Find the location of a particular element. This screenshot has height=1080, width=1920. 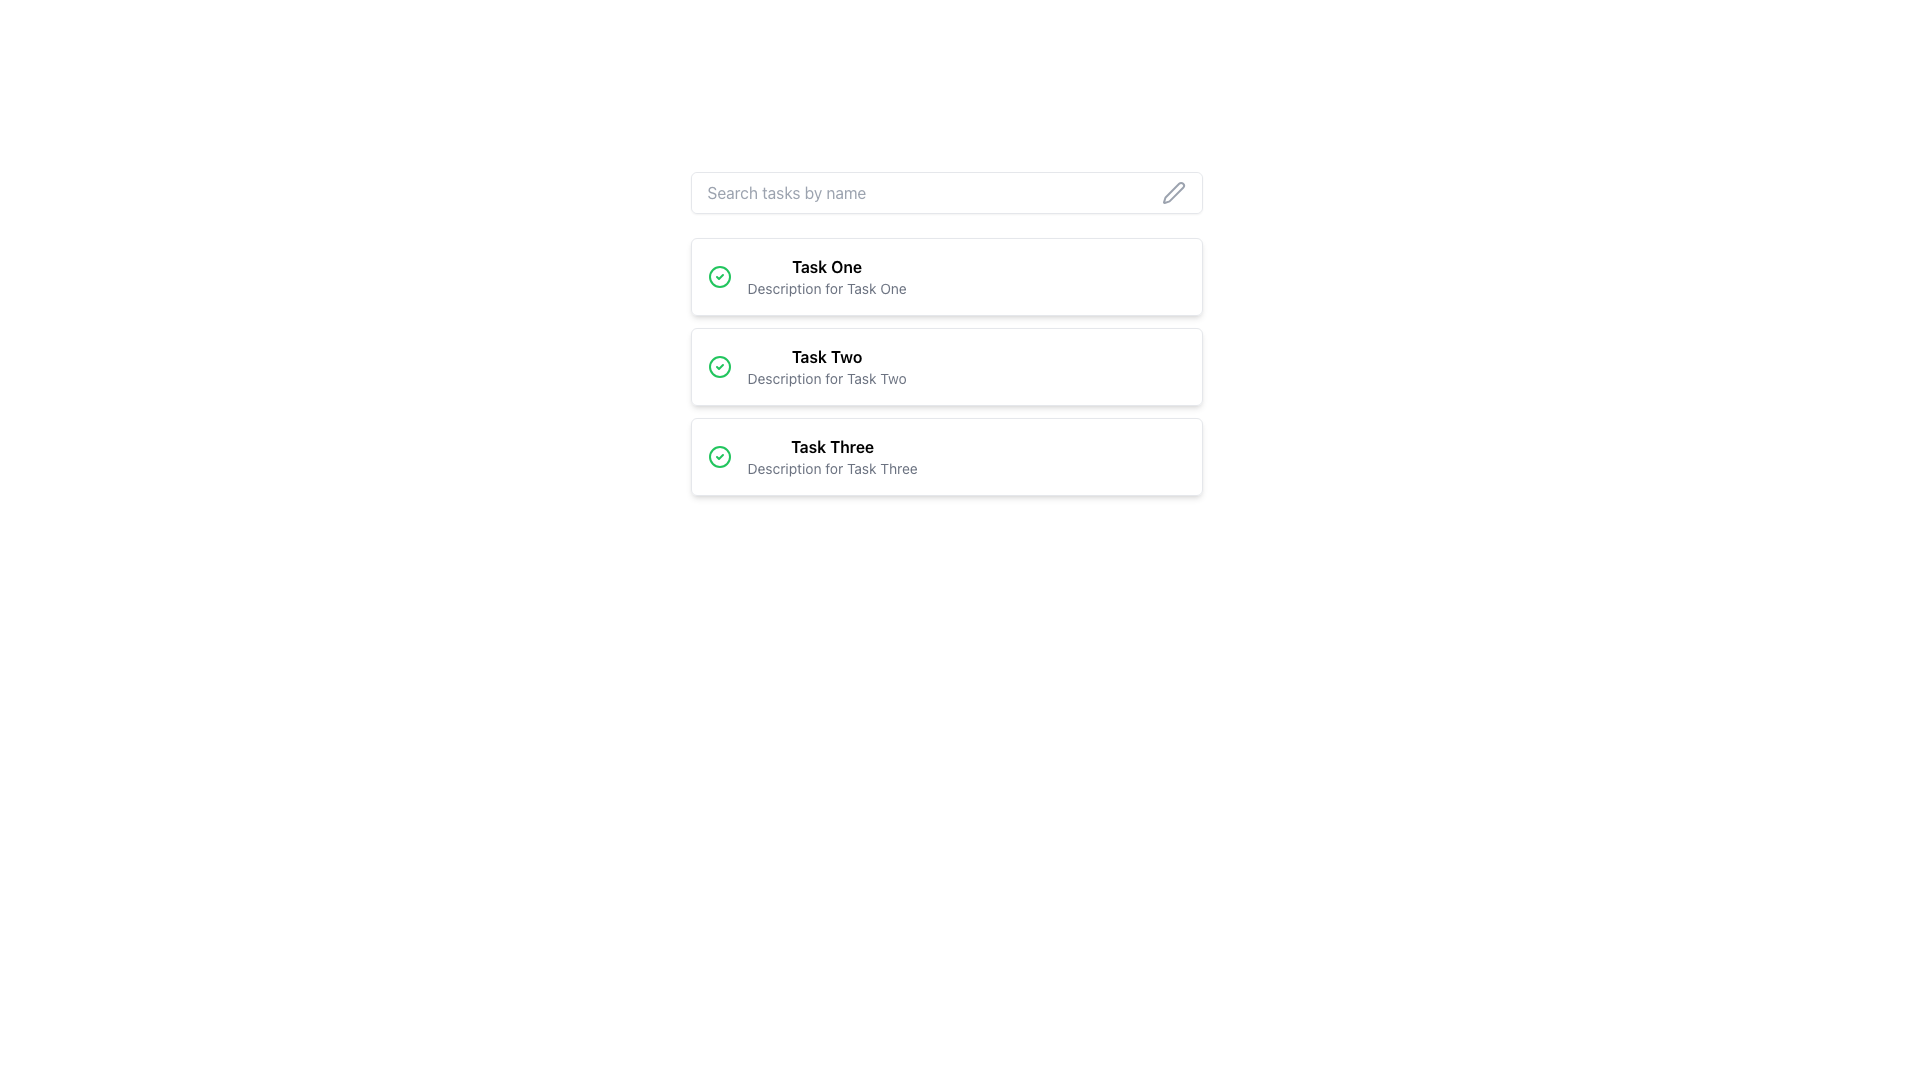

the descriptive text label located under 'Task One' in the first card of the vertically stacked list of cards is located at coordinates (827, 289).